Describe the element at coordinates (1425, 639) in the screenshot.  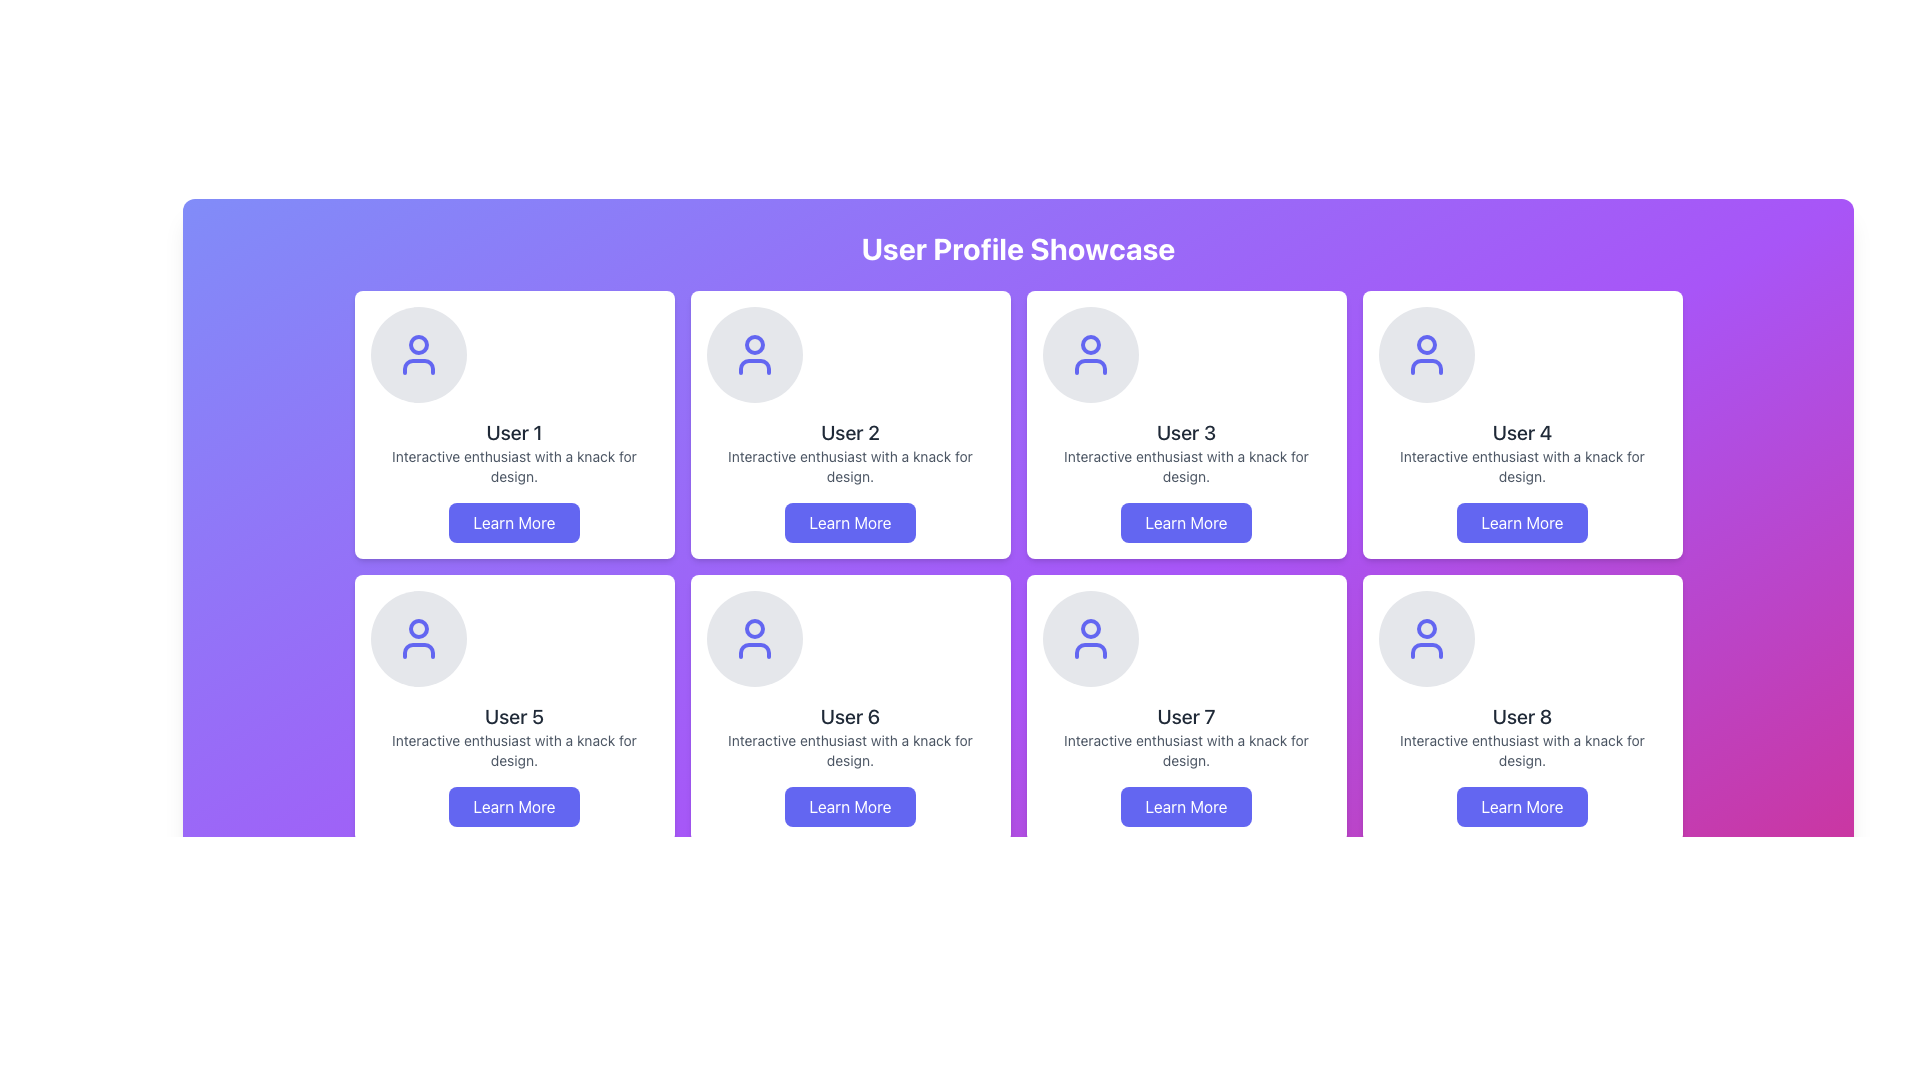
I see `the user profile SVG icon located at the top of the 'User 8' card in the bottom-right of the grid layout` at that location.